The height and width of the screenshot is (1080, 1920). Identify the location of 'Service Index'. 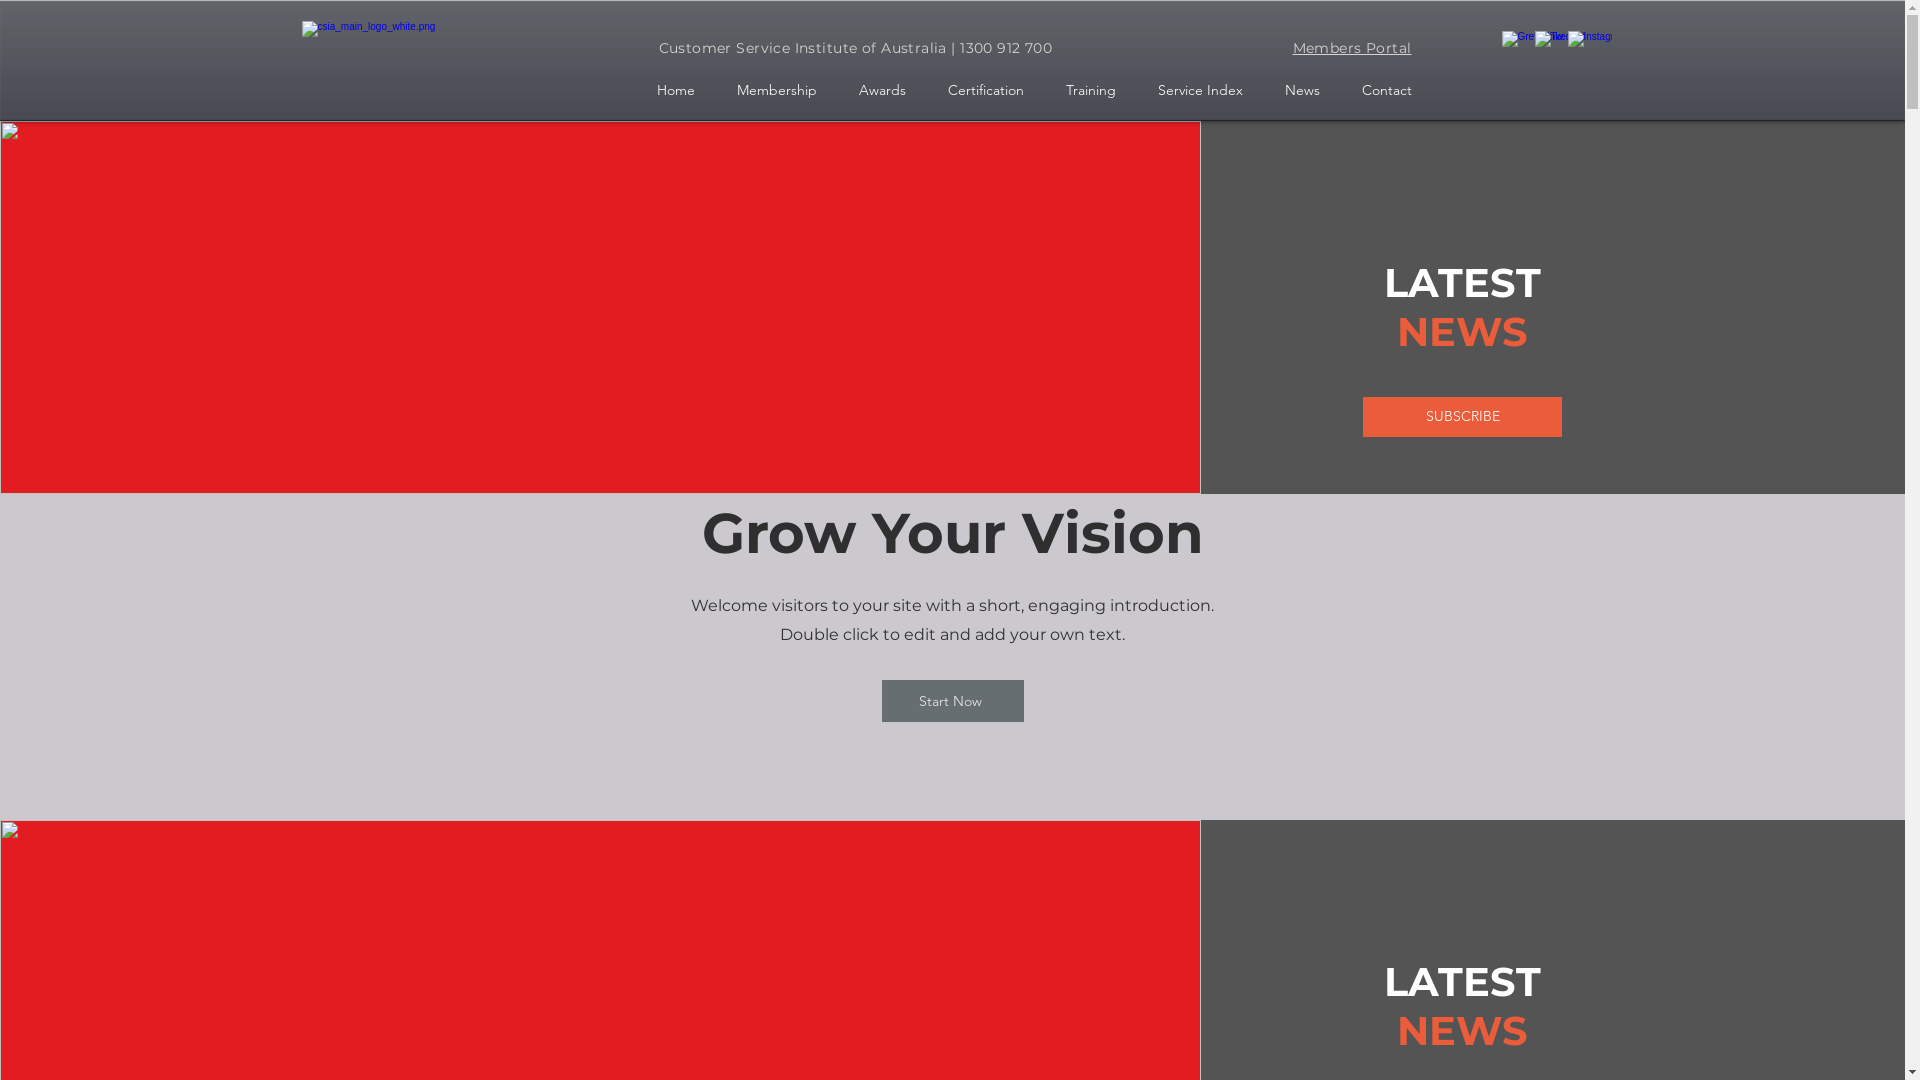
(1199, 90).